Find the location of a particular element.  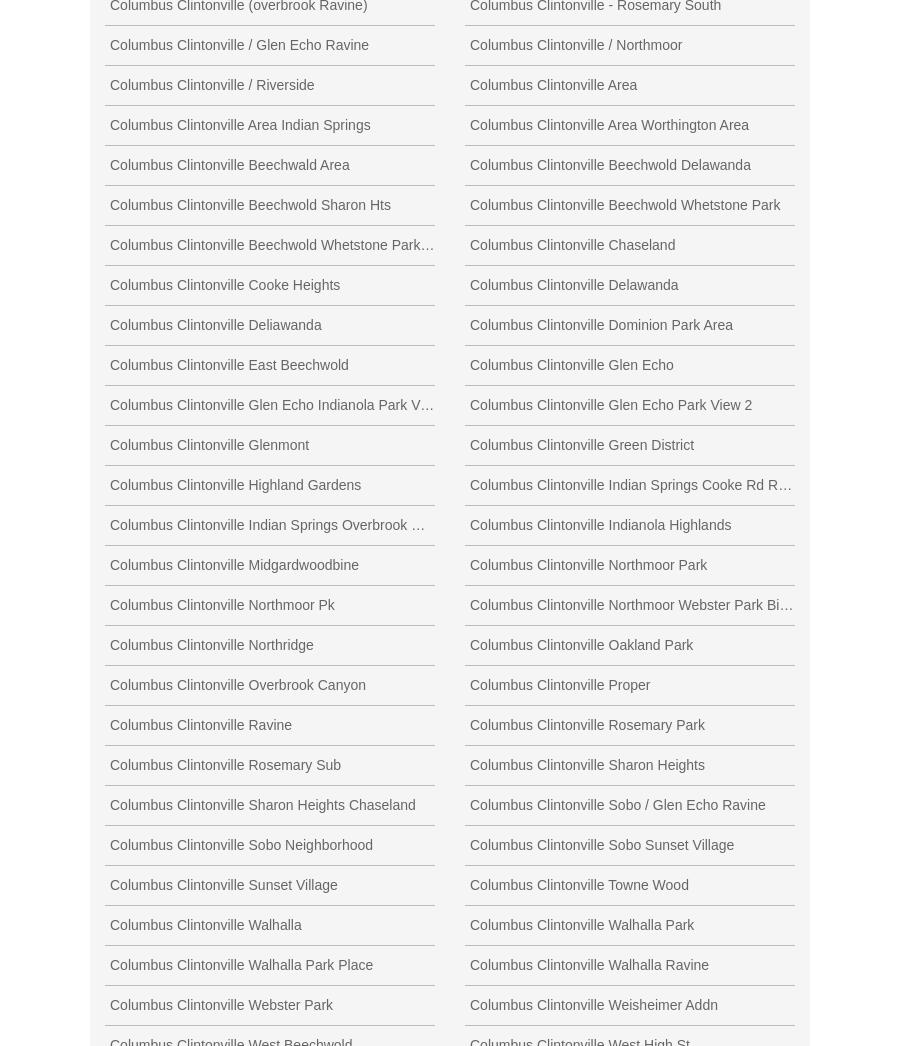

'Columbus Clintonville Northmoor Park' is located at coordinates (588, 563).